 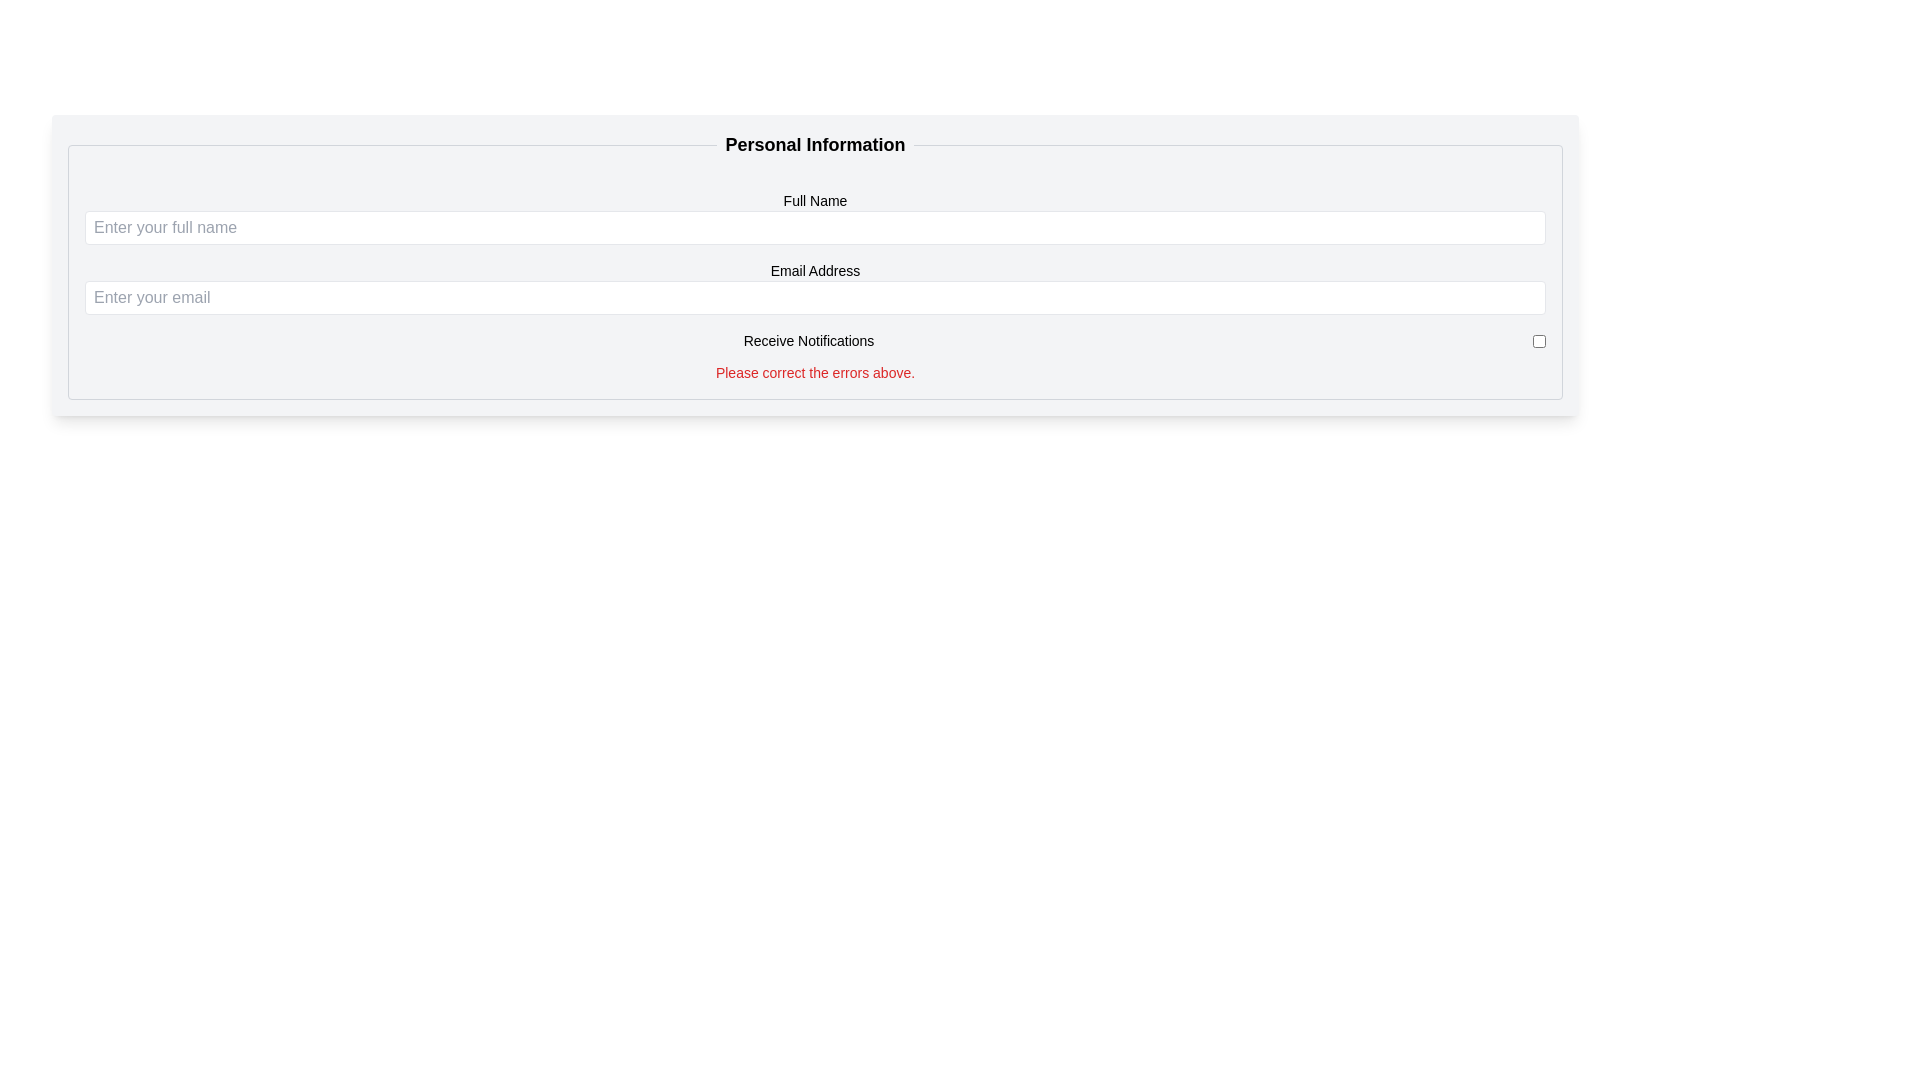 I want to click on the email input box below the 'Full Name' input field to focus it, so click(x=815, y=288).